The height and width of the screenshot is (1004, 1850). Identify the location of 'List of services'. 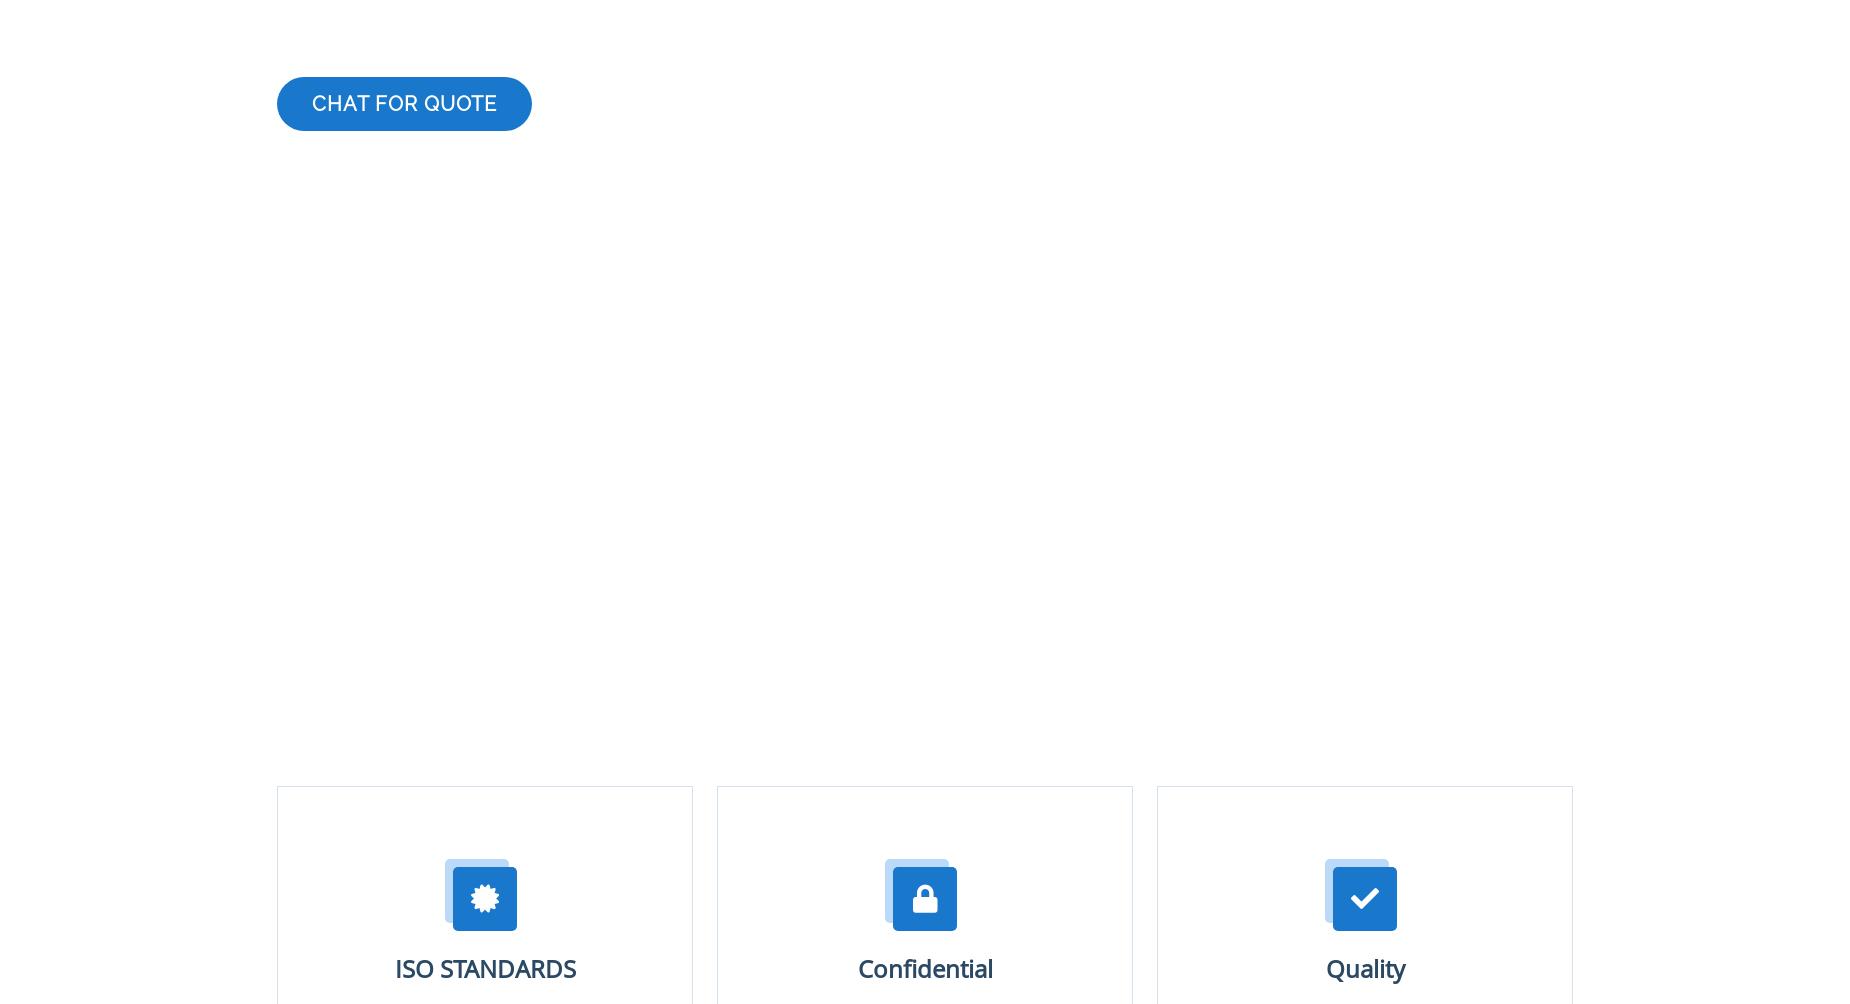
(358, 147).